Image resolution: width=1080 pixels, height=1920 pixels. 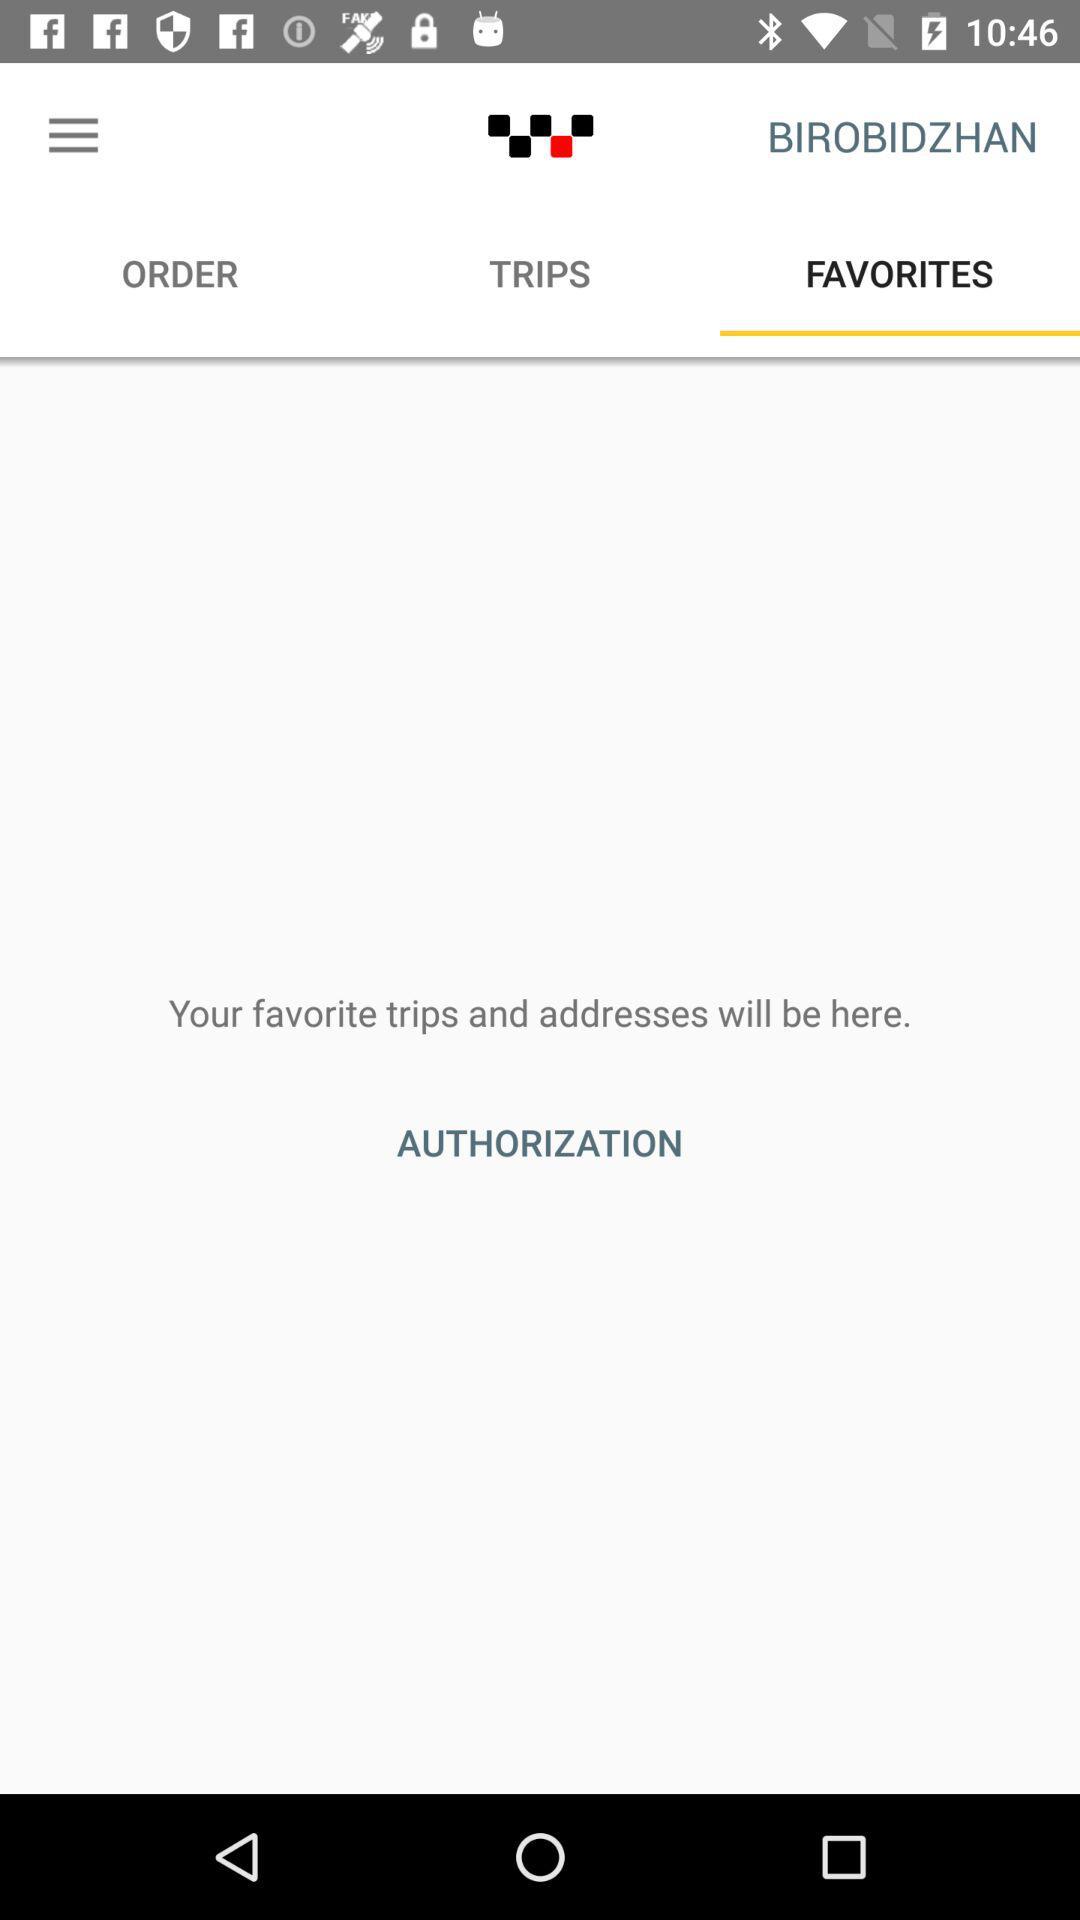 I want to click on item above the order icon, so click(x=72, y=135).